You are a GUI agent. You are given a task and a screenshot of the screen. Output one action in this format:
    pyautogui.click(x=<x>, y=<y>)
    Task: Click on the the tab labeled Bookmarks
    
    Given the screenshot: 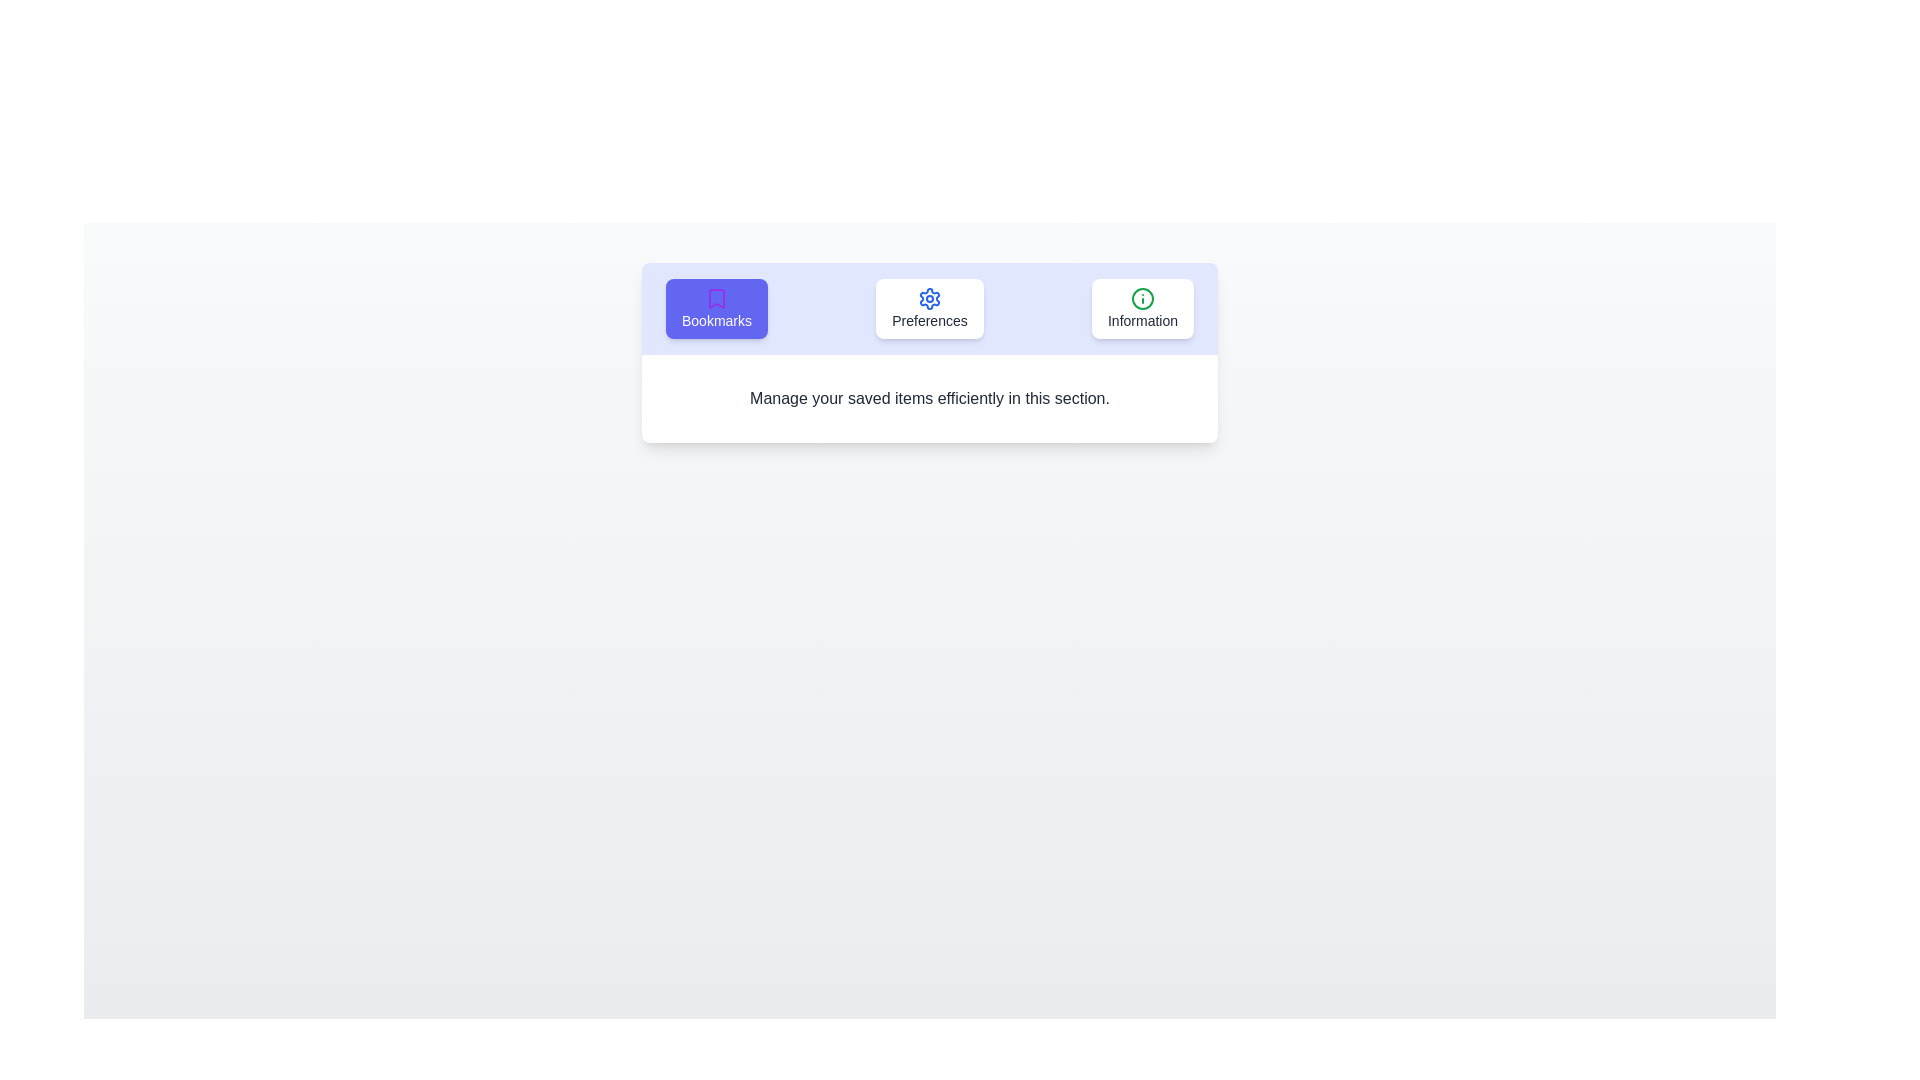 What is the action you would take?
    pyautogui.click(x=716, y=308)
    